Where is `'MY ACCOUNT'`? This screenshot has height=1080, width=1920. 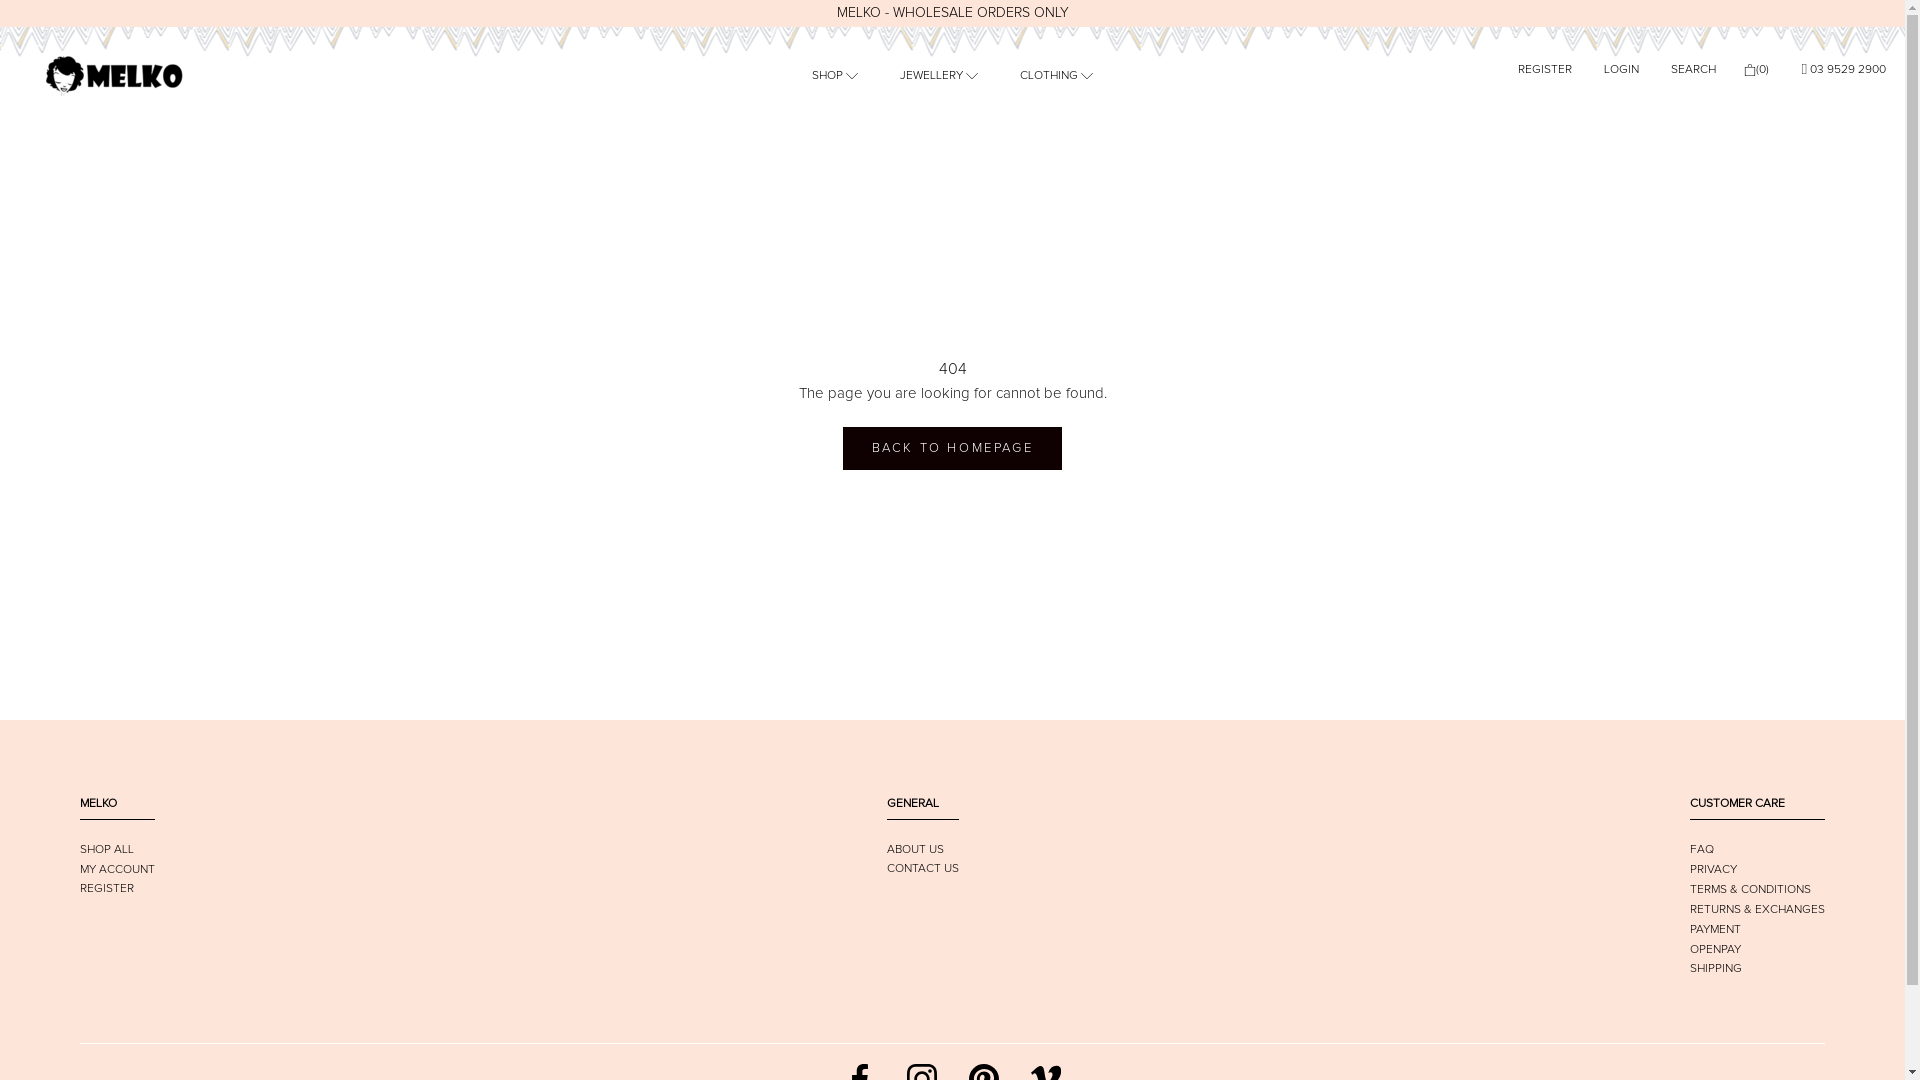
'MY ACCOUNT' is located at coordinates (116, 869).